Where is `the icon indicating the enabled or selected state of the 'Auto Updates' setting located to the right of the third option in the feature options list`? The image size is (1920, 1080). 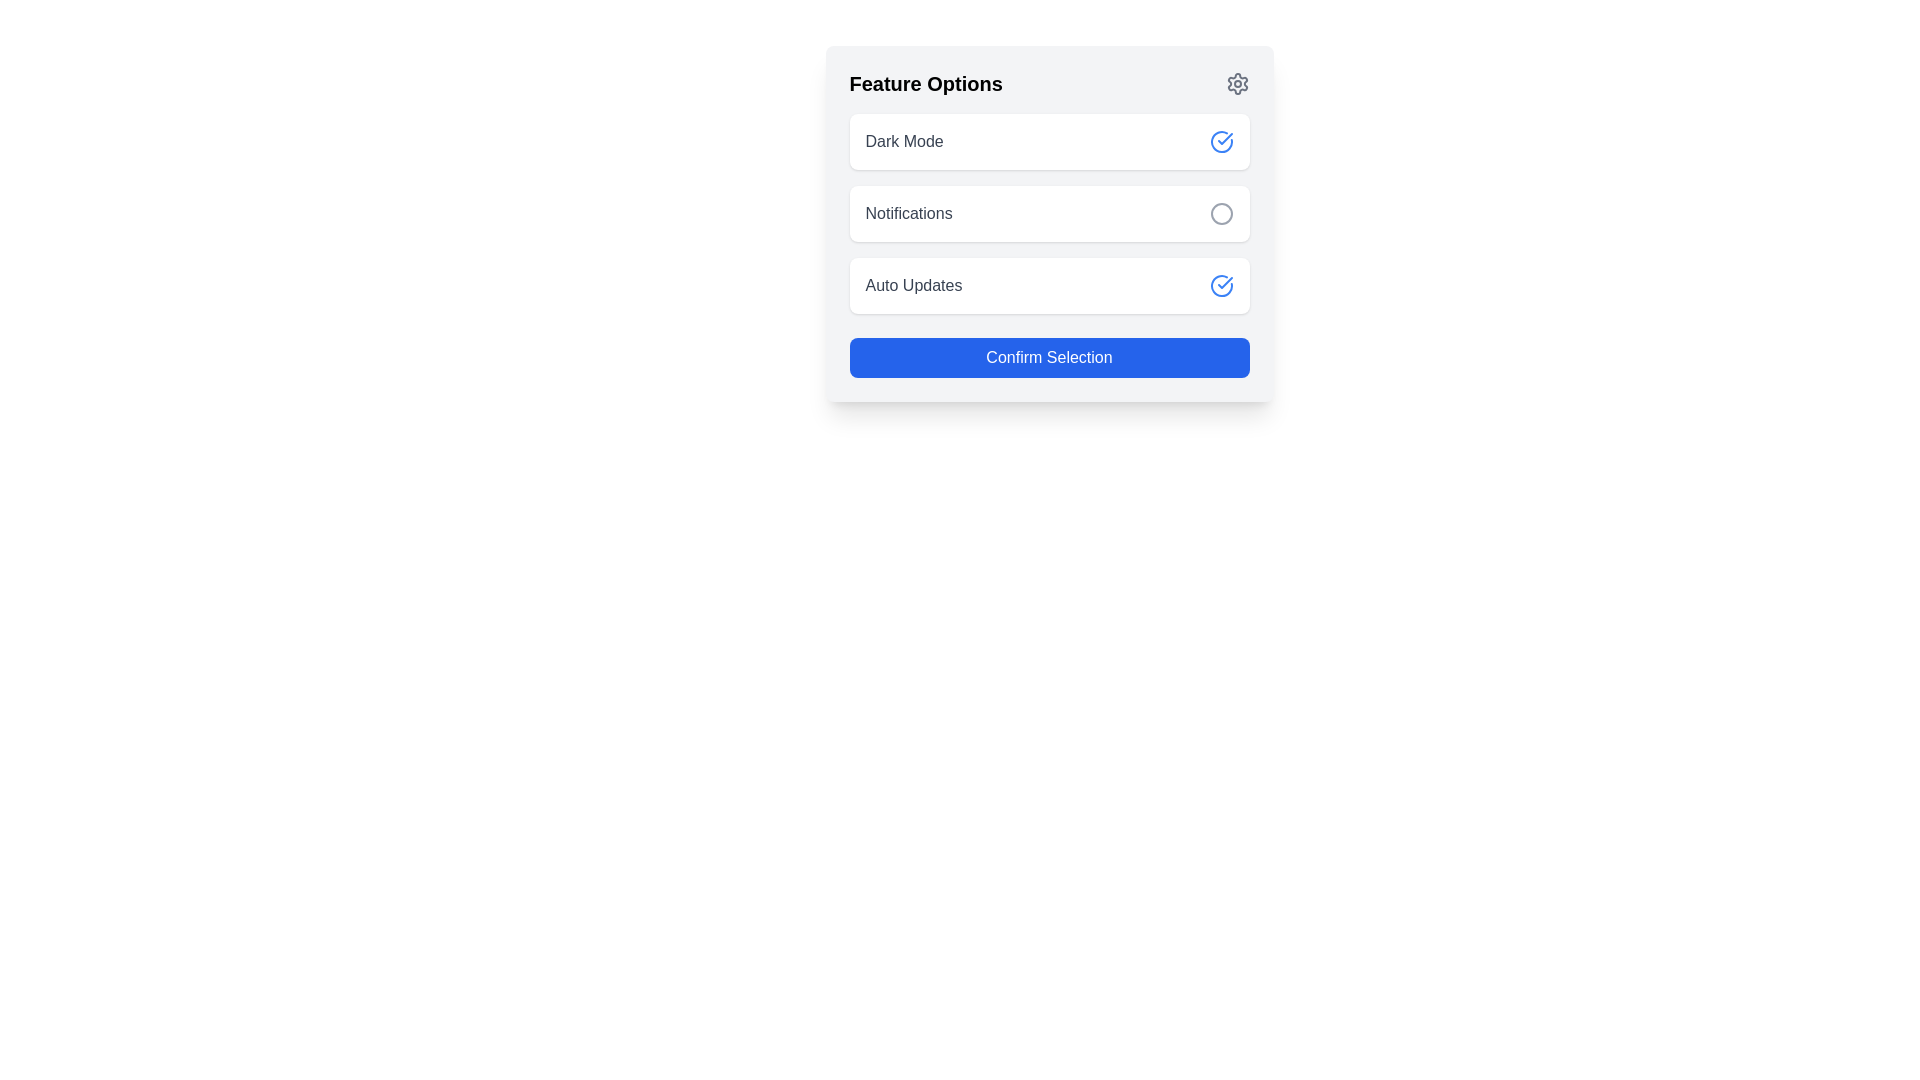 the icon indicating the enabled or selected state of the 'Auto Updates' setting located to the right of the third option in the feature options list is located at coordinates (1220, 285).